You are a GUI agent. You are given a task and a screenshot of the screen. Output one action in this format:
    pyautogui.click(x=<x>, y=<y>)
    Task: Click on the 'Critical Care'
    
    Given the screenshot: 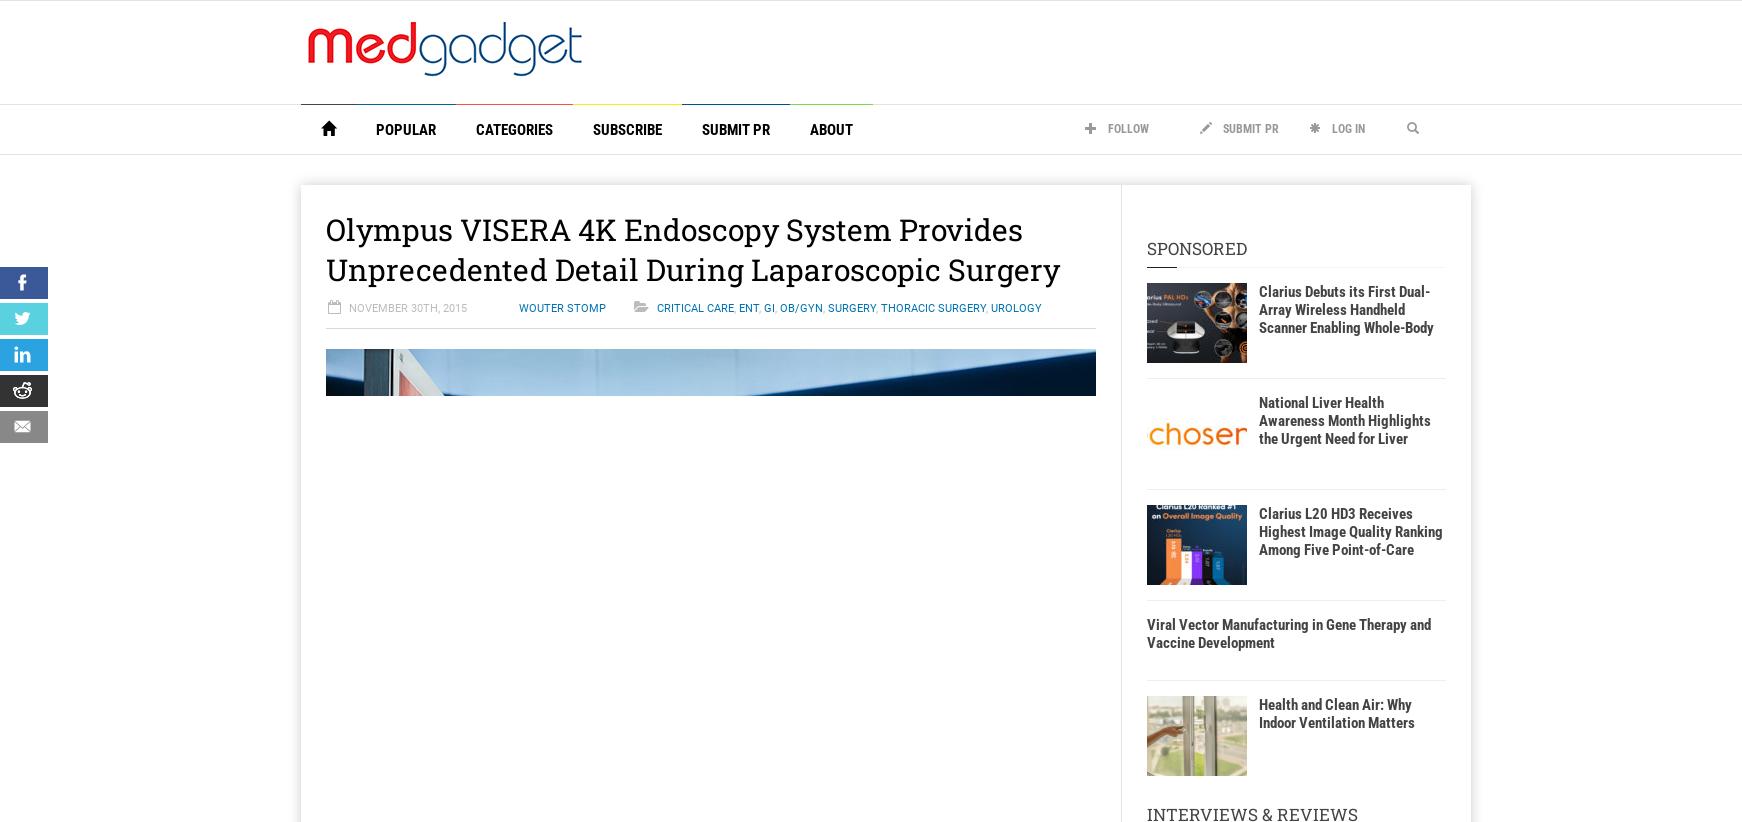 What is the action you would take?
    pyautogui.click(x=694, y=308)
    